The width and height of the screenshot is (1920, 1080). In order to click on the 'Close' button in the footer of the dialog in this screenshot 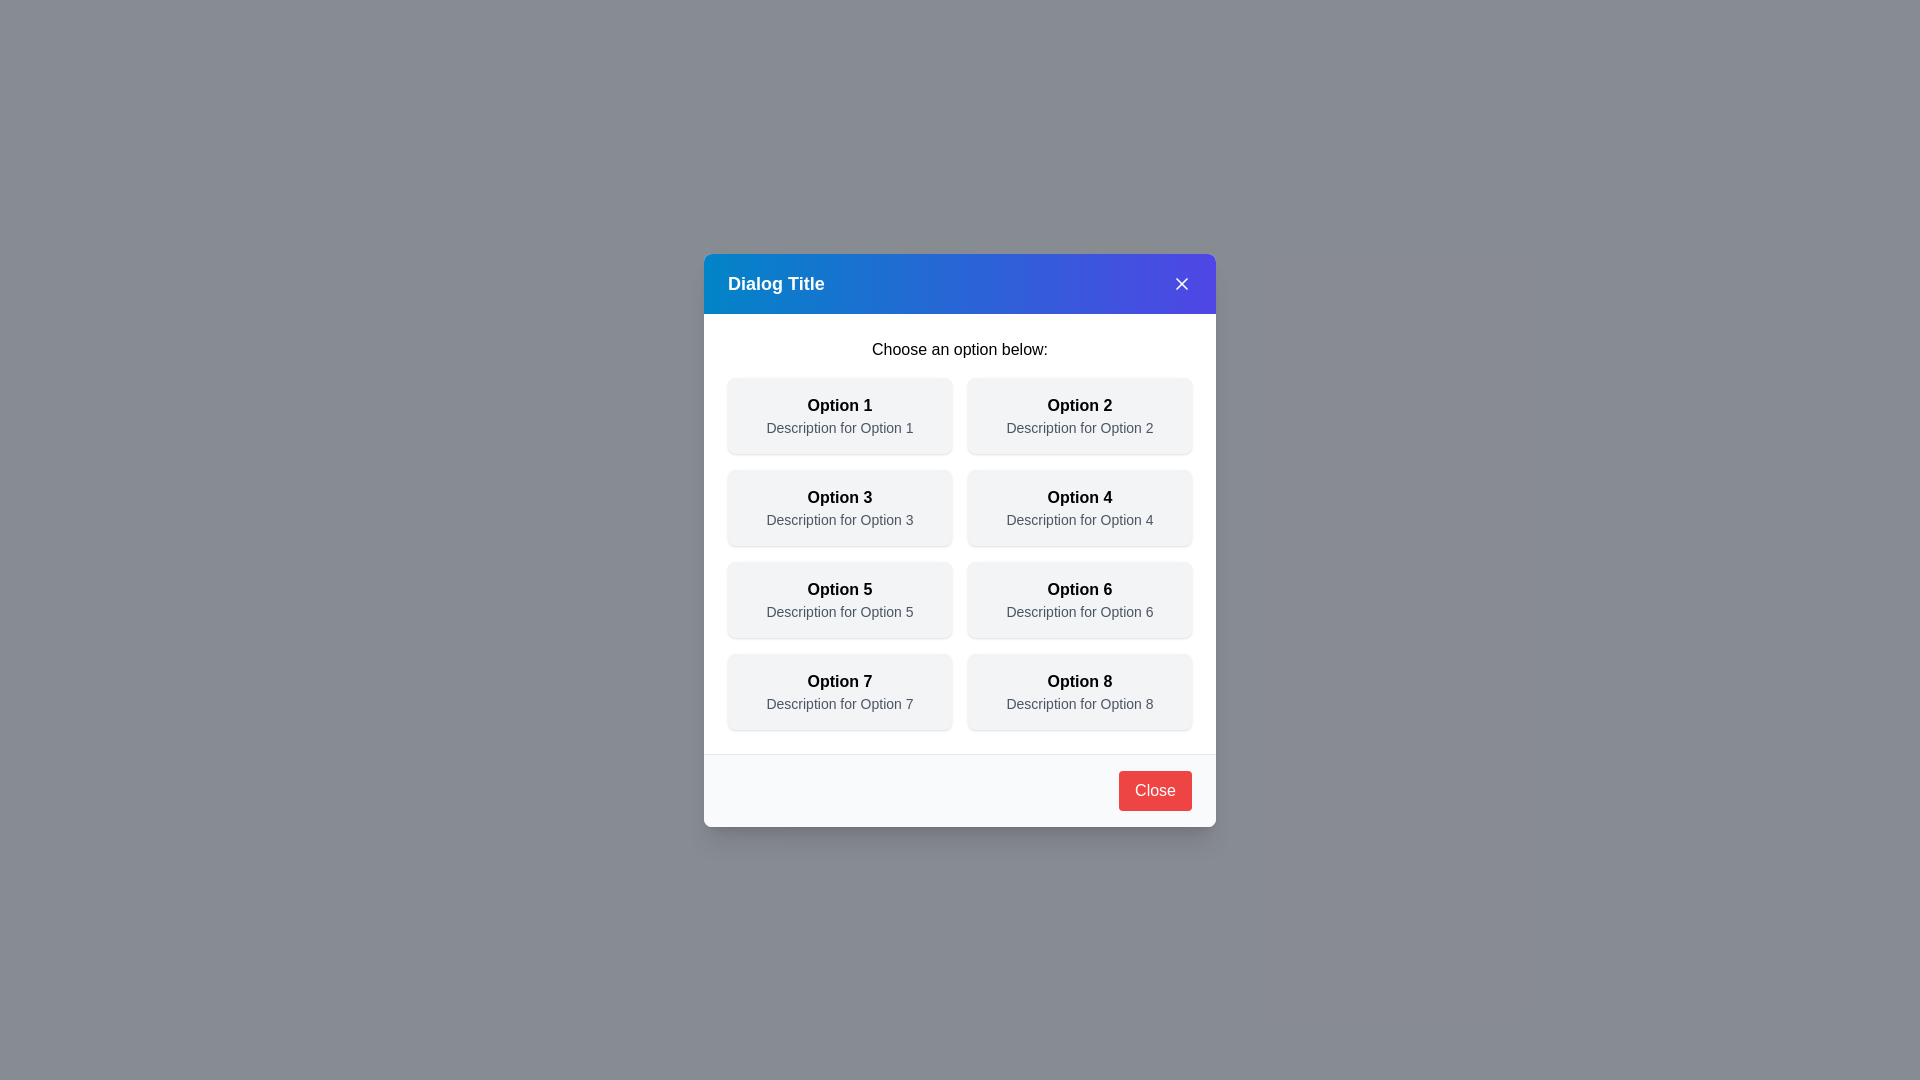, I will do `click(1155, 789)`.